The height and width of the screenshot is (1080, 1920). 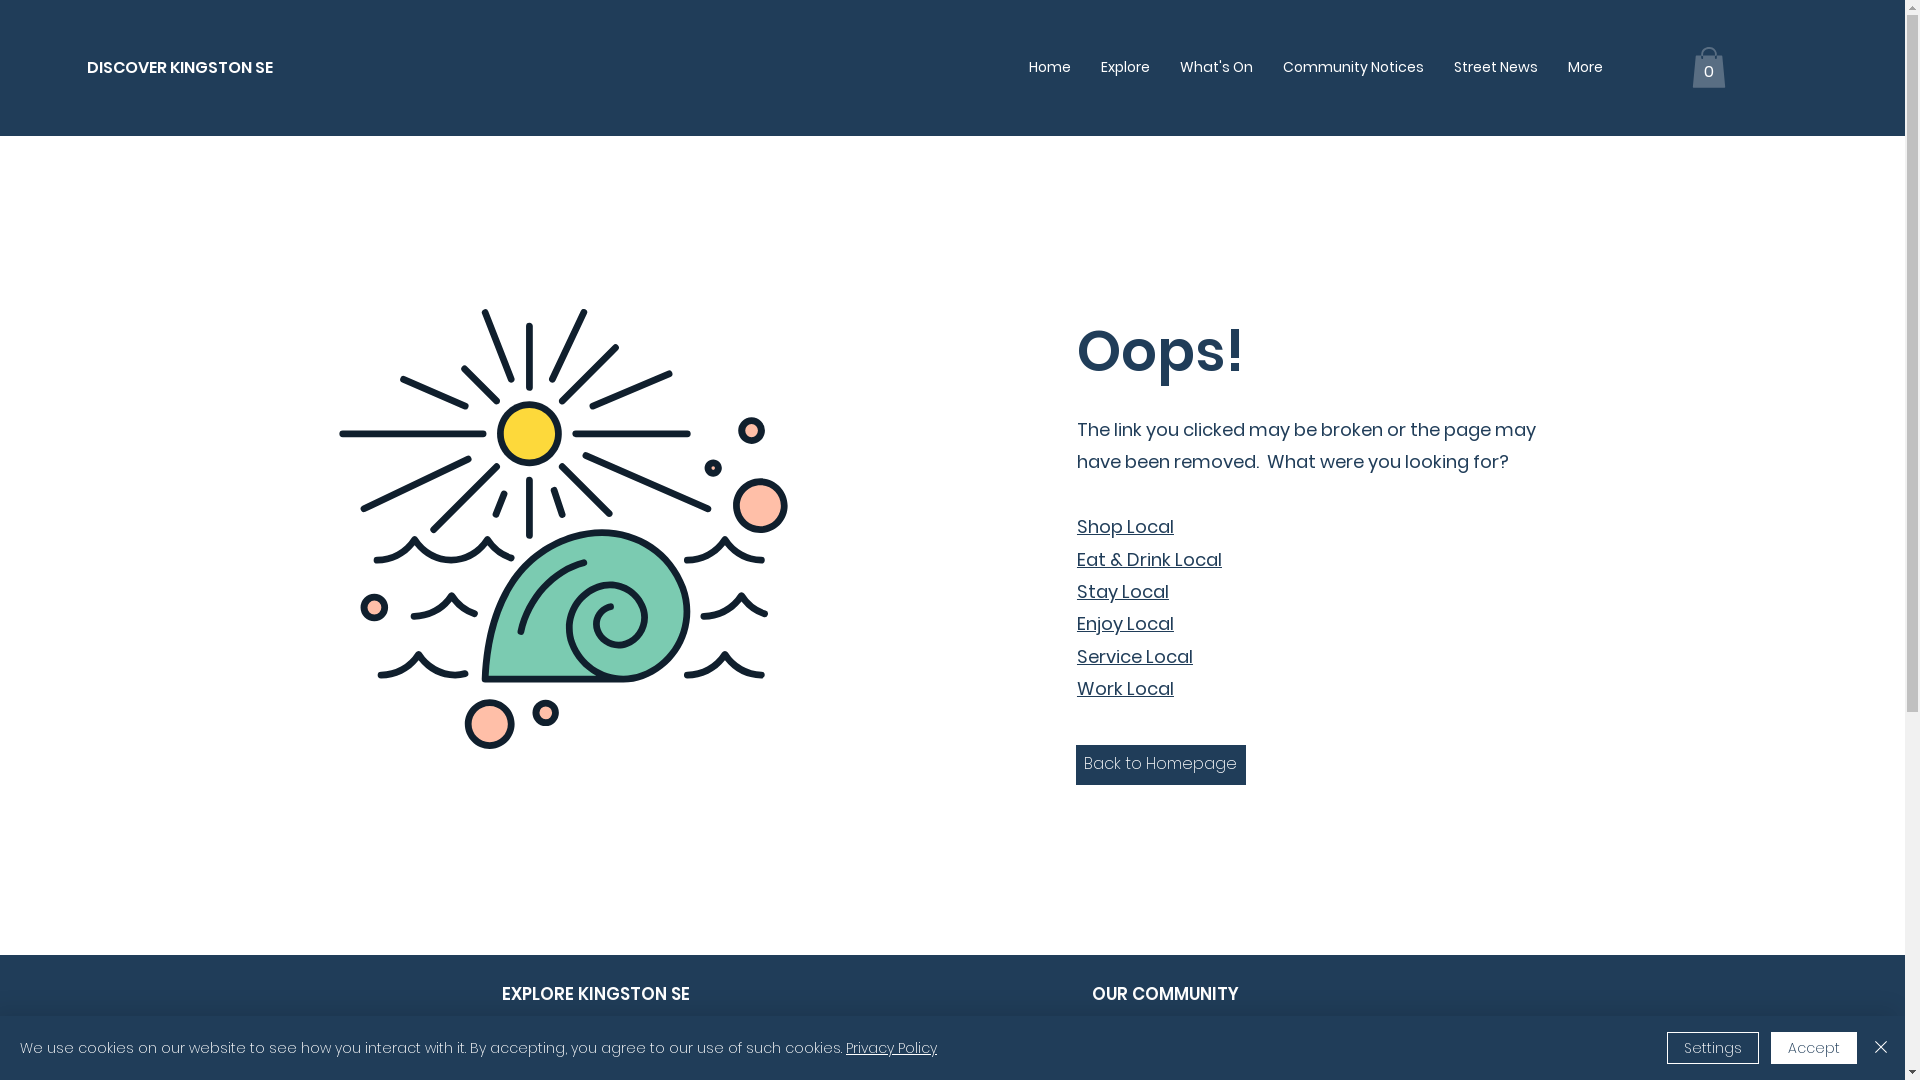 I want to click on 'About Discover Kingston SE', so click(x=1211, y=1021).